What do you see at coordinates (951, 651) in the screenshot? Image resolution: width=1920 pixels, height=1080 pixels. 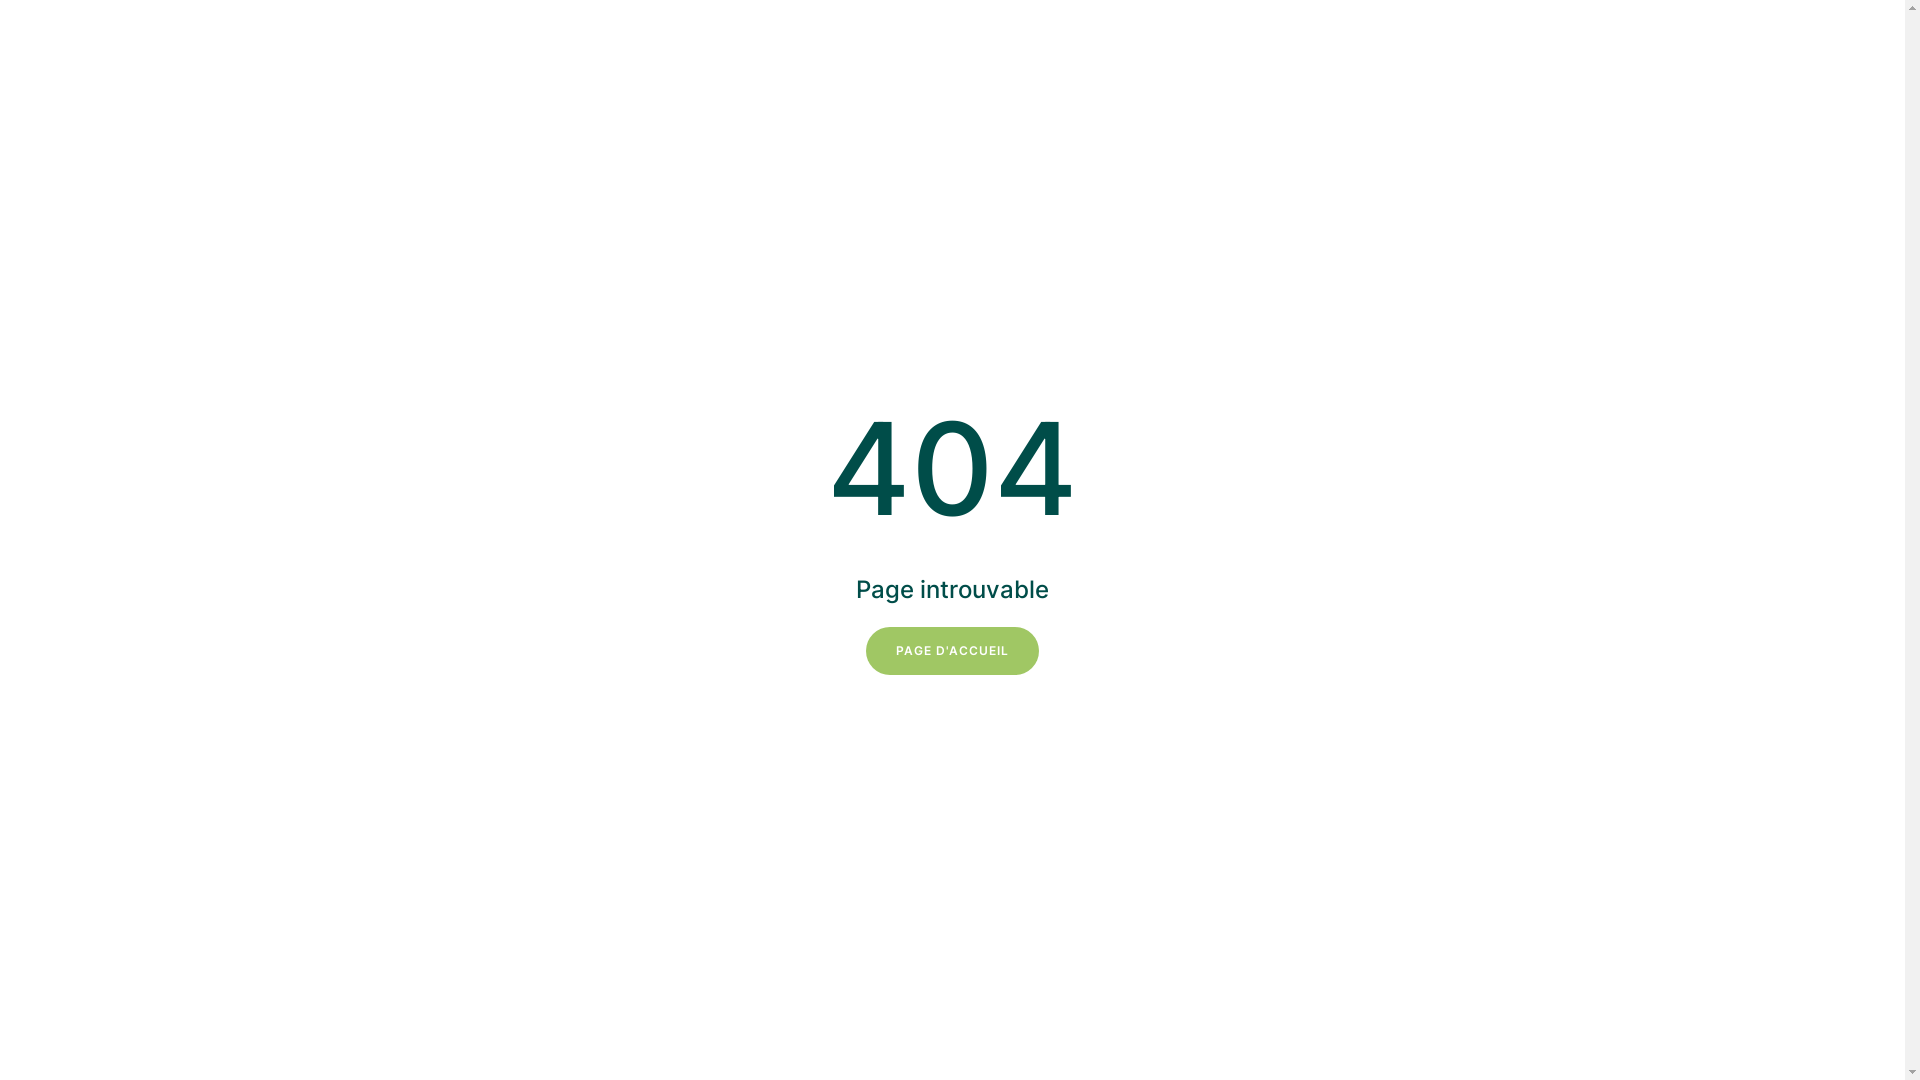 I see `'PAGE D'ACCUEIL'` at bounding box center [951, 651].